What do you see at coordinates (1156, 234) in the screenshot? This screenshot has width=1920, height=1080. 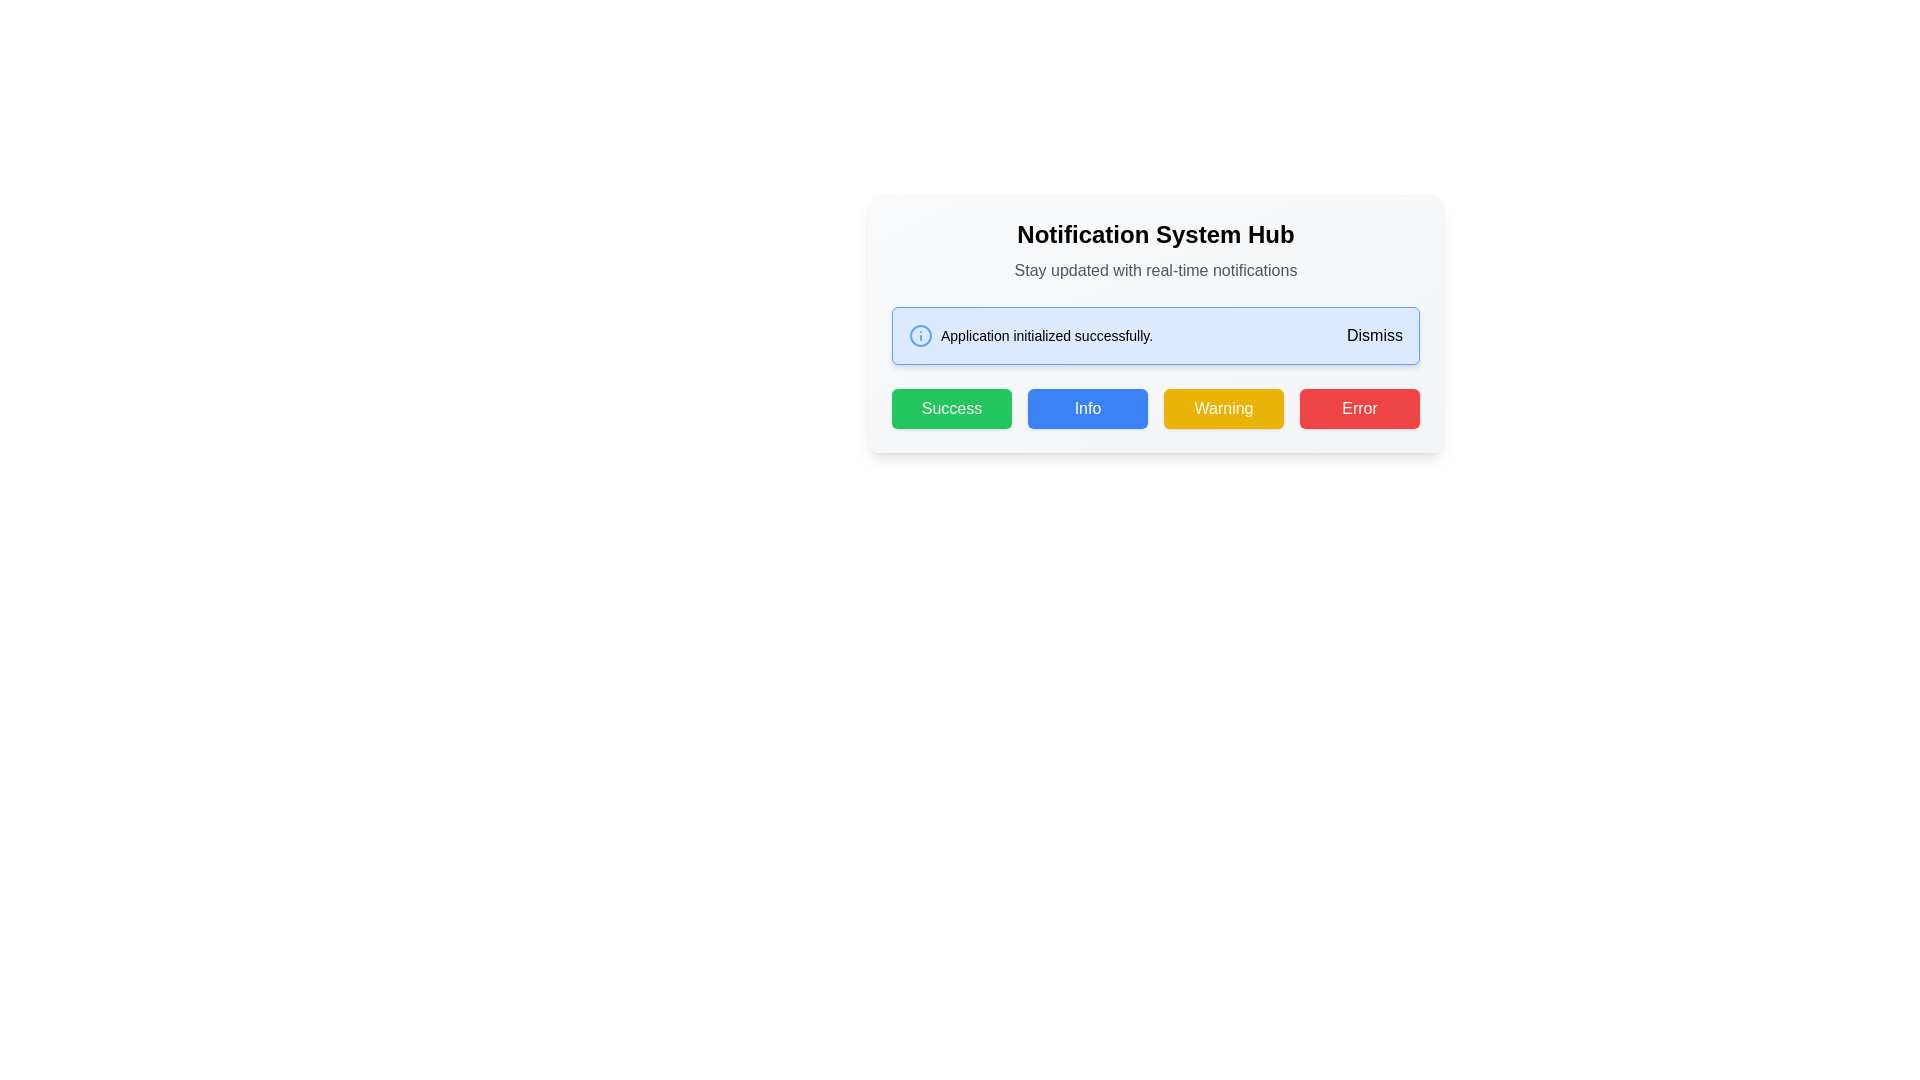 I see `header text element that introduces the notifications section, located at the top center of the interface` at bounding box center [1156, 234].